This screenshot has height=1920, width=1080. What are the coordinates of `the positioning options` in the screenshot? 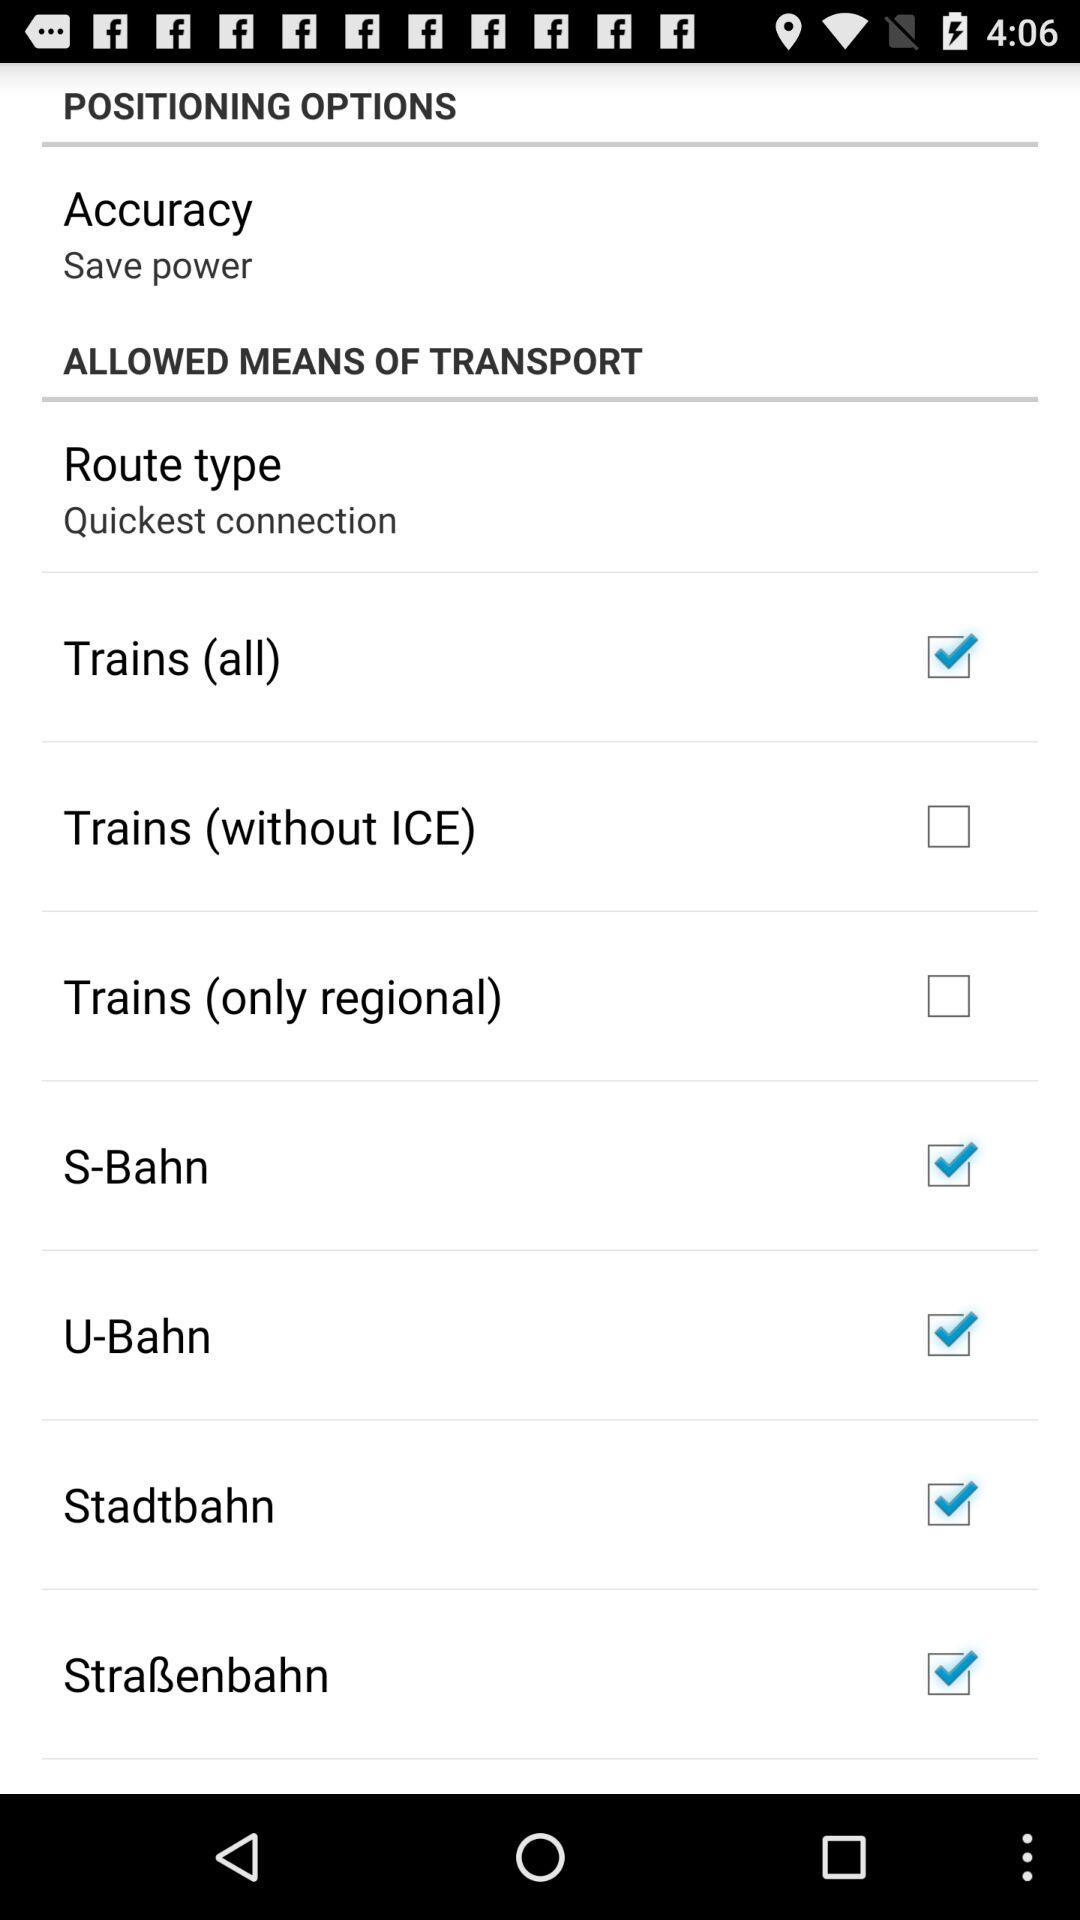 It's located at (540, 104).